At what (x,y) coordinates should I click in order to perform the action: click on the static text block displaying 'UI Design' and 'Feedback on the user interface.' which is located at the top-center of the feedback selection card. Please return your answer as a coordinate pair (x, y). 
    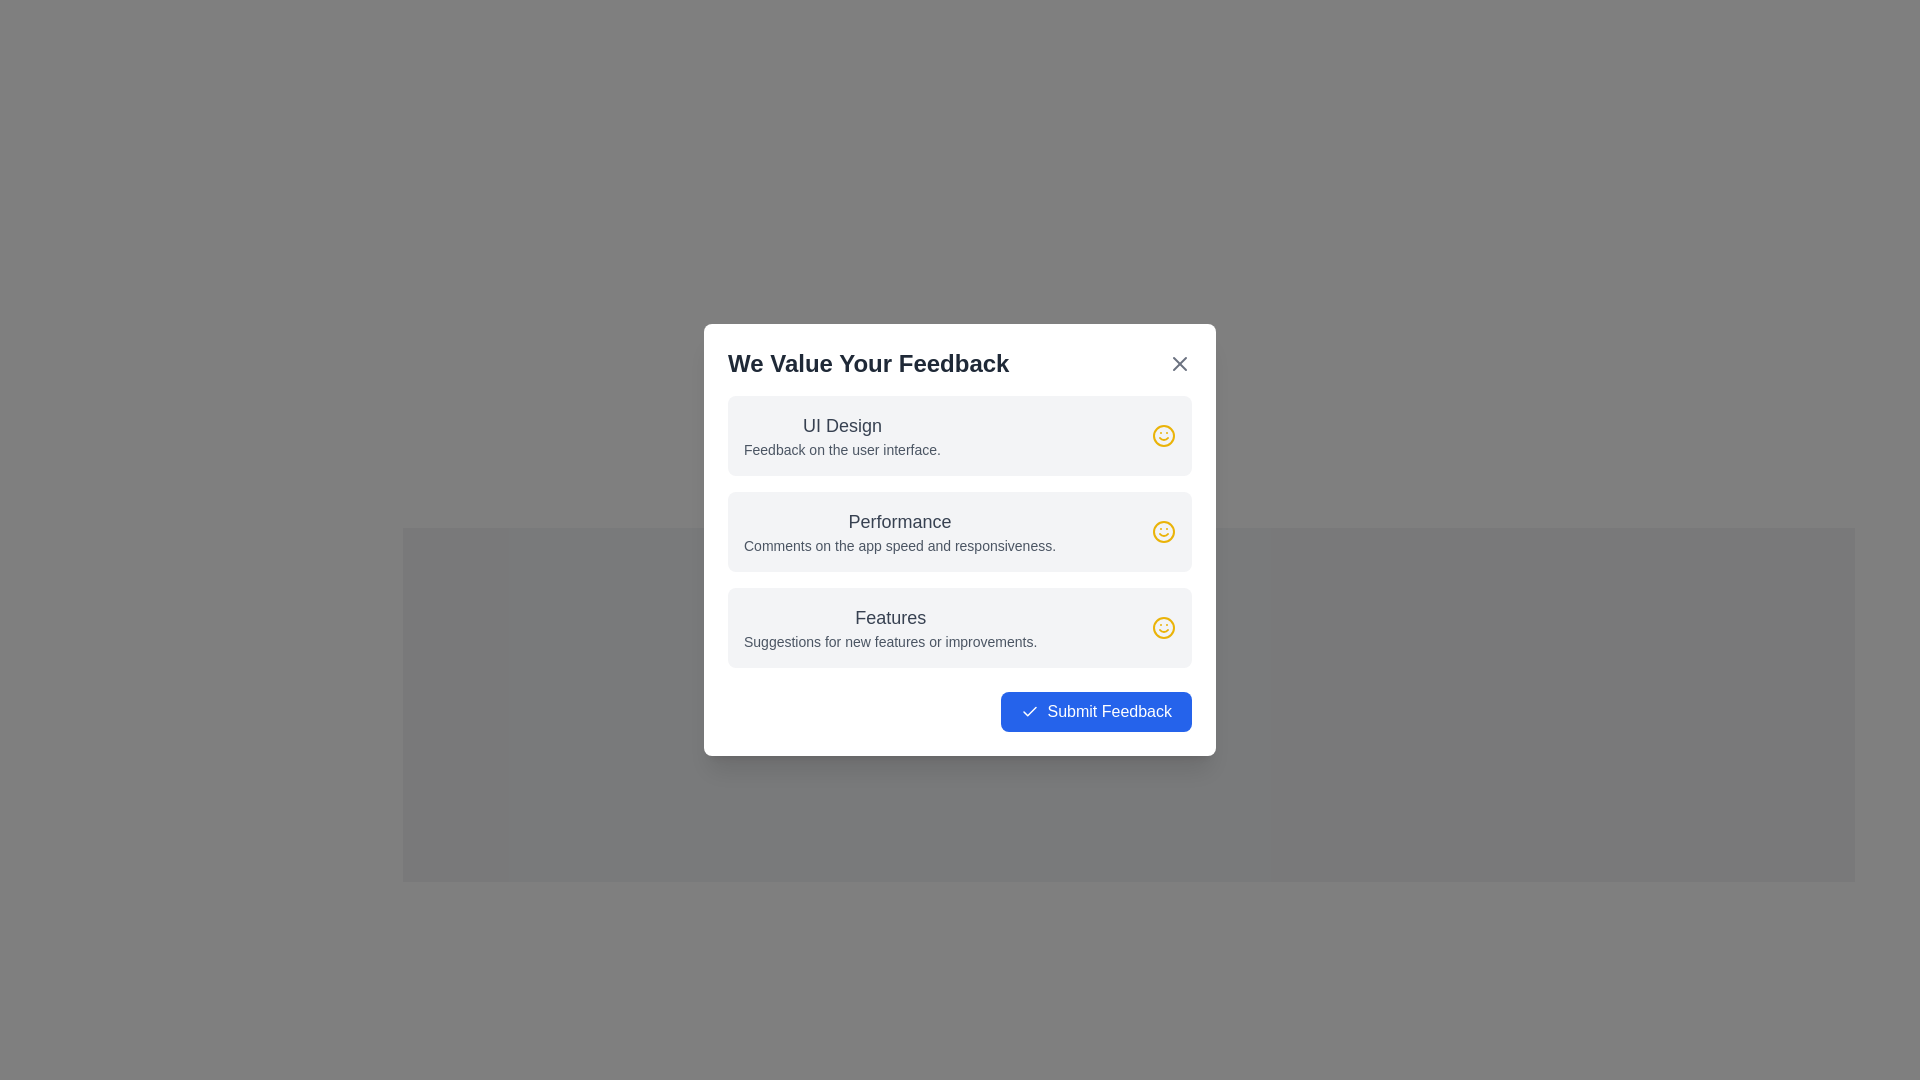
    Looking at the image, I should click on (842, 434).